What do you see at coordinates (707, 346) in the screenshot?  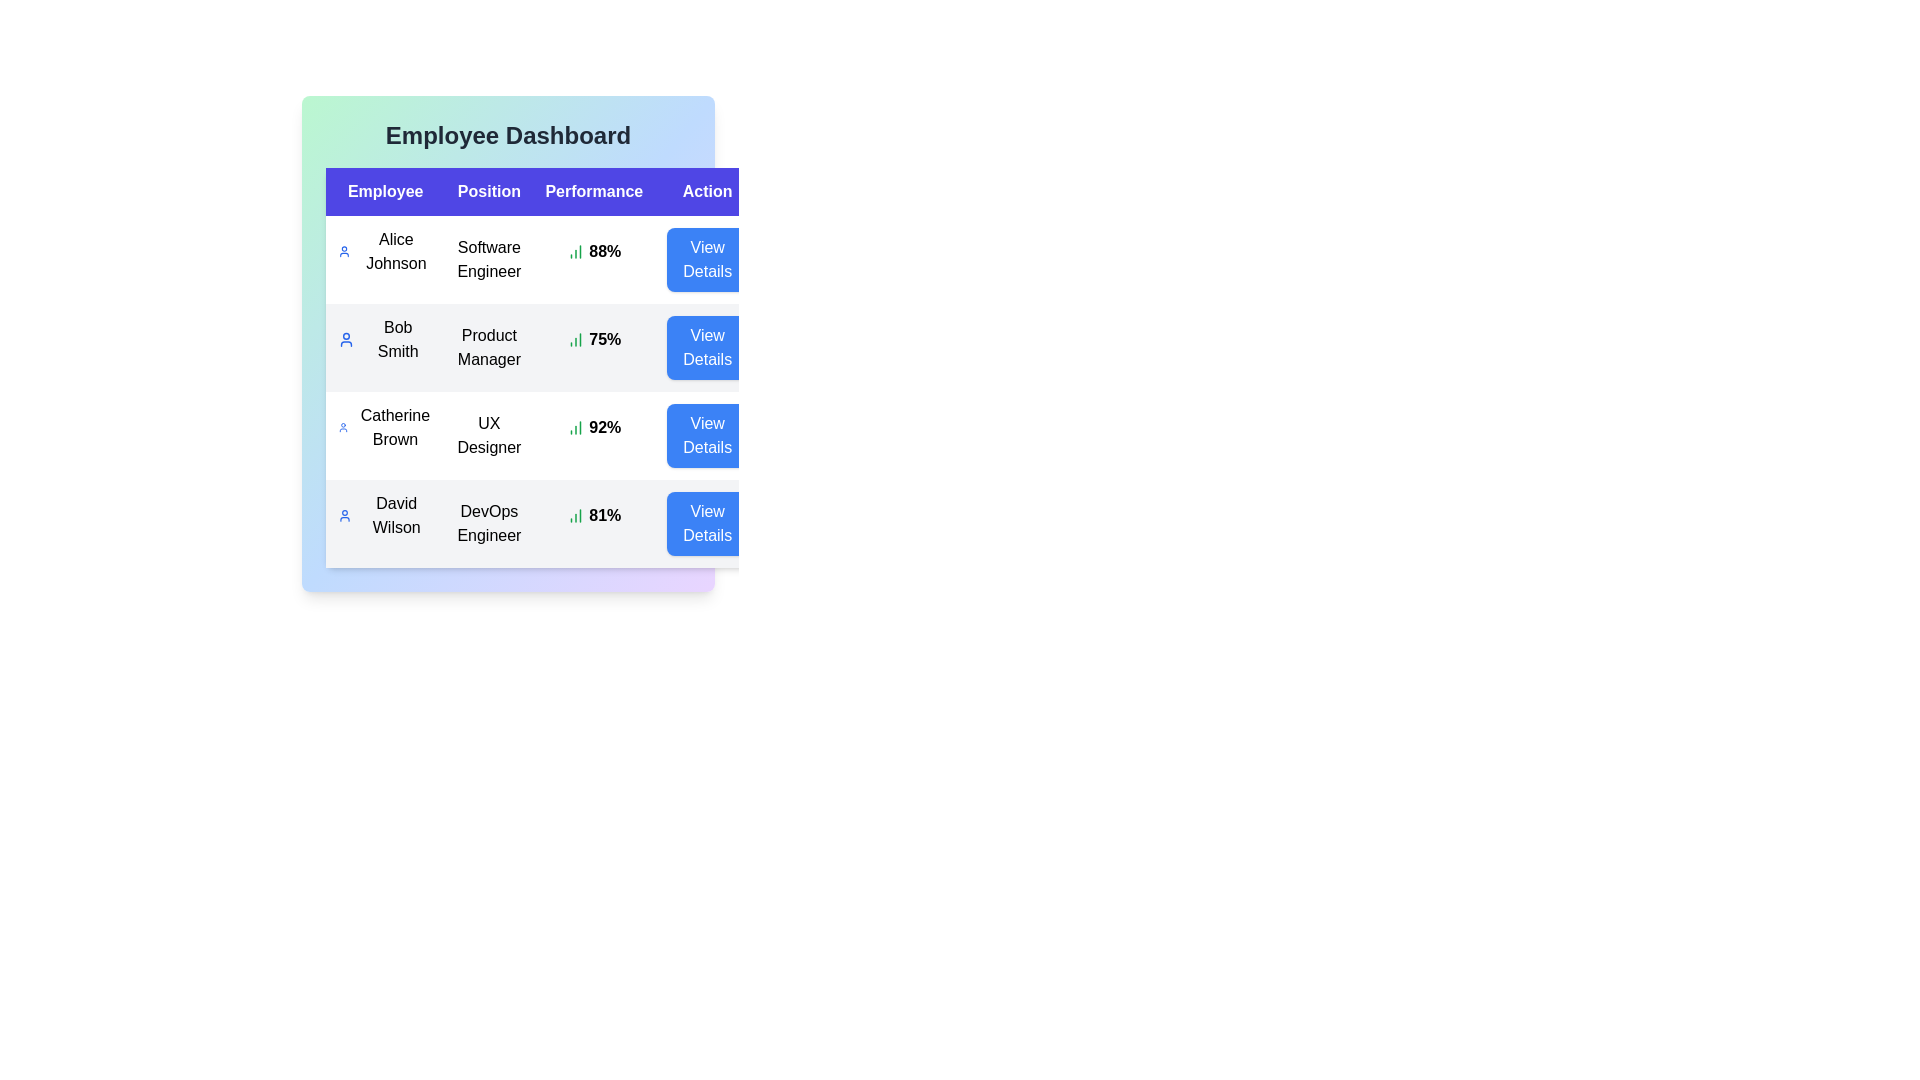 I see `'View Details' button for the employee specified by Bob Smith` at bounding box center [707, 346].